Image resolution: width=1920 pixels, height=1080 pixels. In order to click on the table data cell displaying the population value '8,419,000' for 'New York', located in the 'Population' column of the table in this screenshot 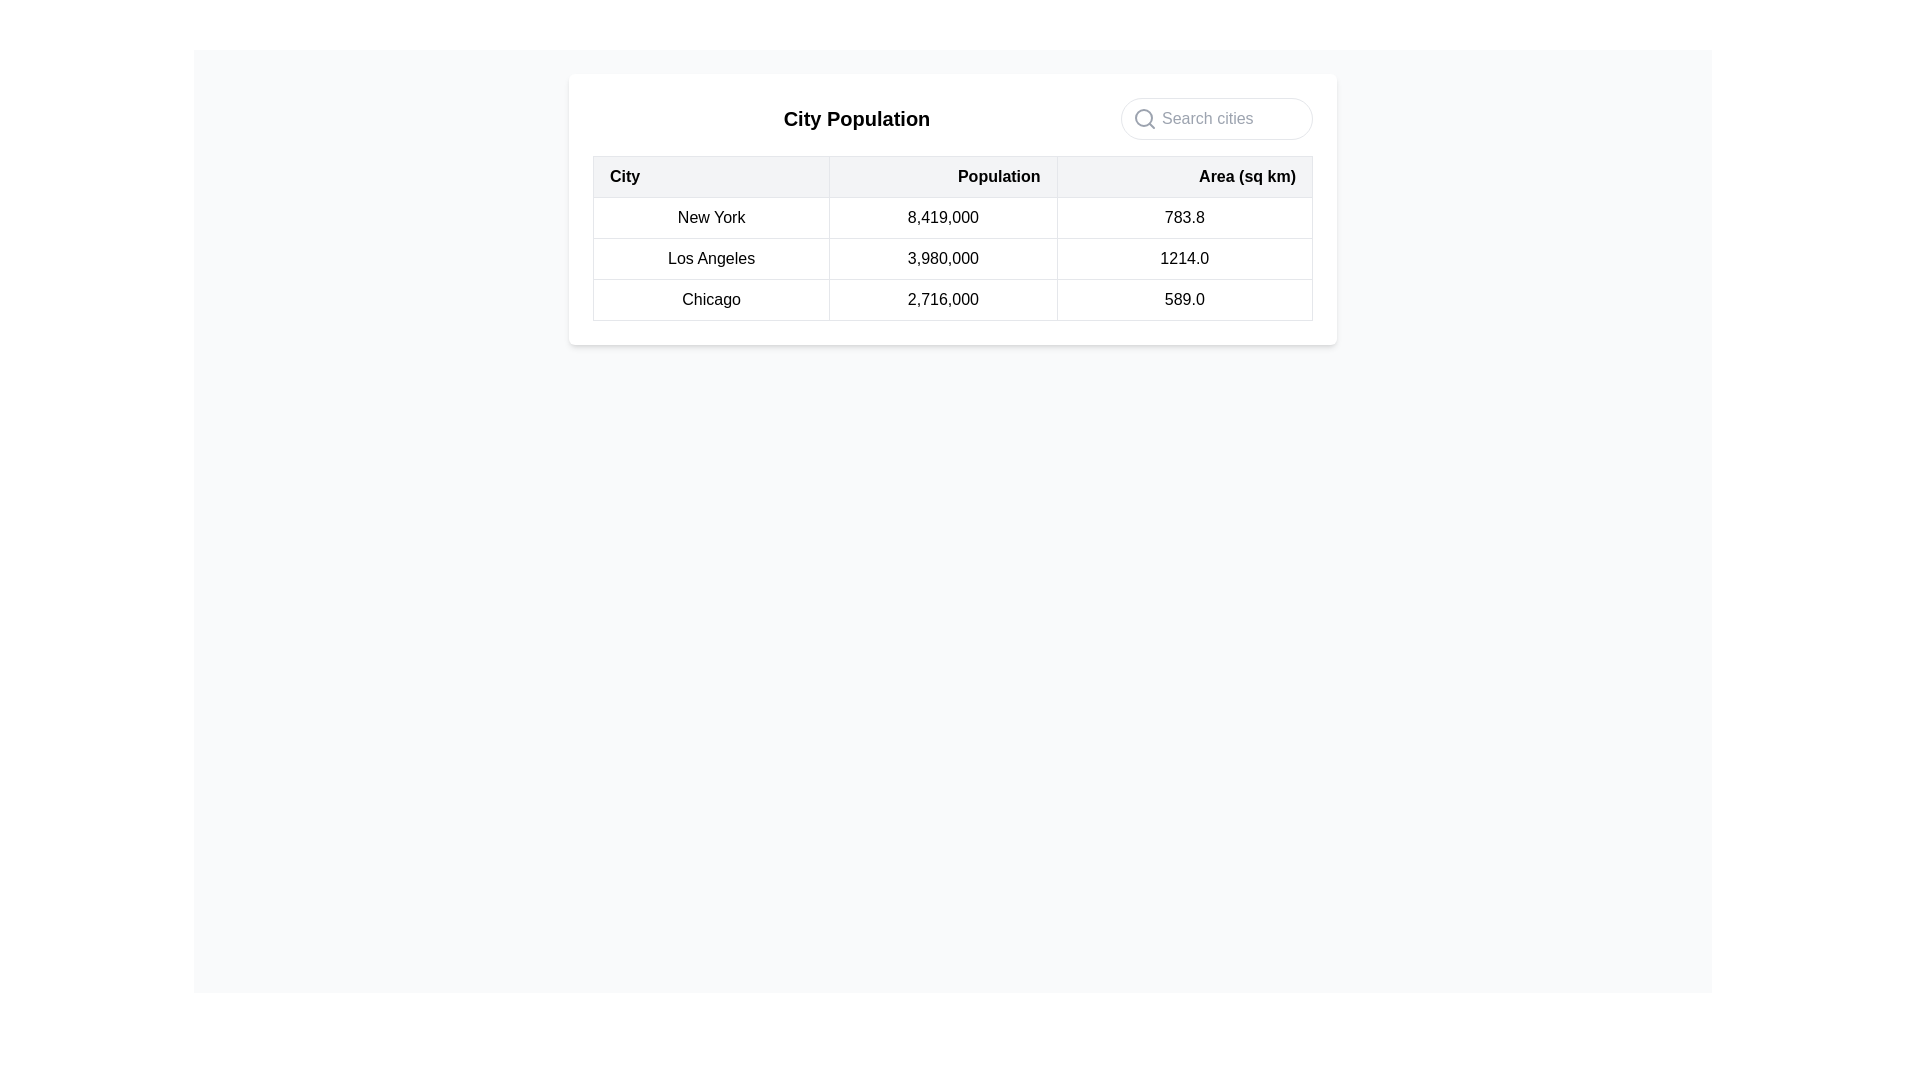, I will do `click(942, 218)`.